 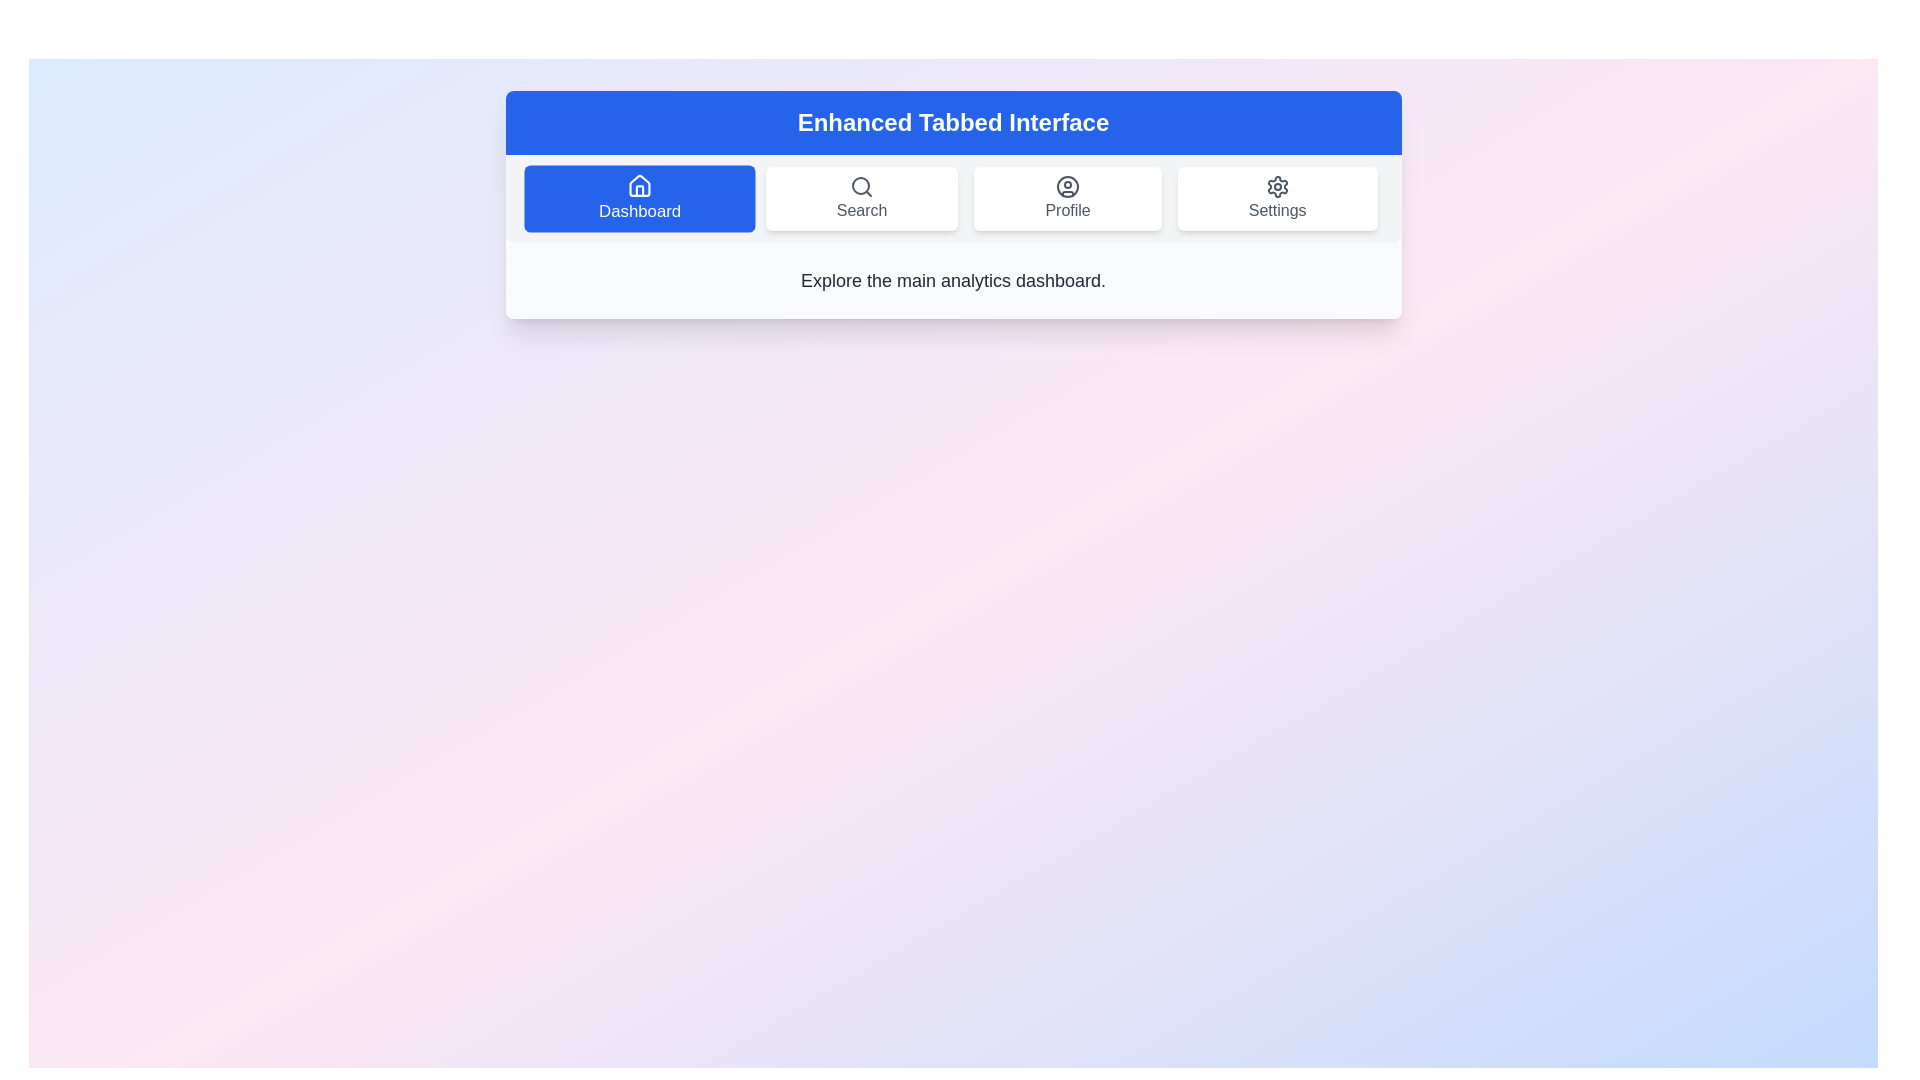 What do you see at coordinates (638, 199) in the screenshot?
I see `the 'Dashboard' tab or menu button located on the leftmost position of the horizontal row under the title 'Enhanced Tabbed Interface'` at bounding box center [638, 199].